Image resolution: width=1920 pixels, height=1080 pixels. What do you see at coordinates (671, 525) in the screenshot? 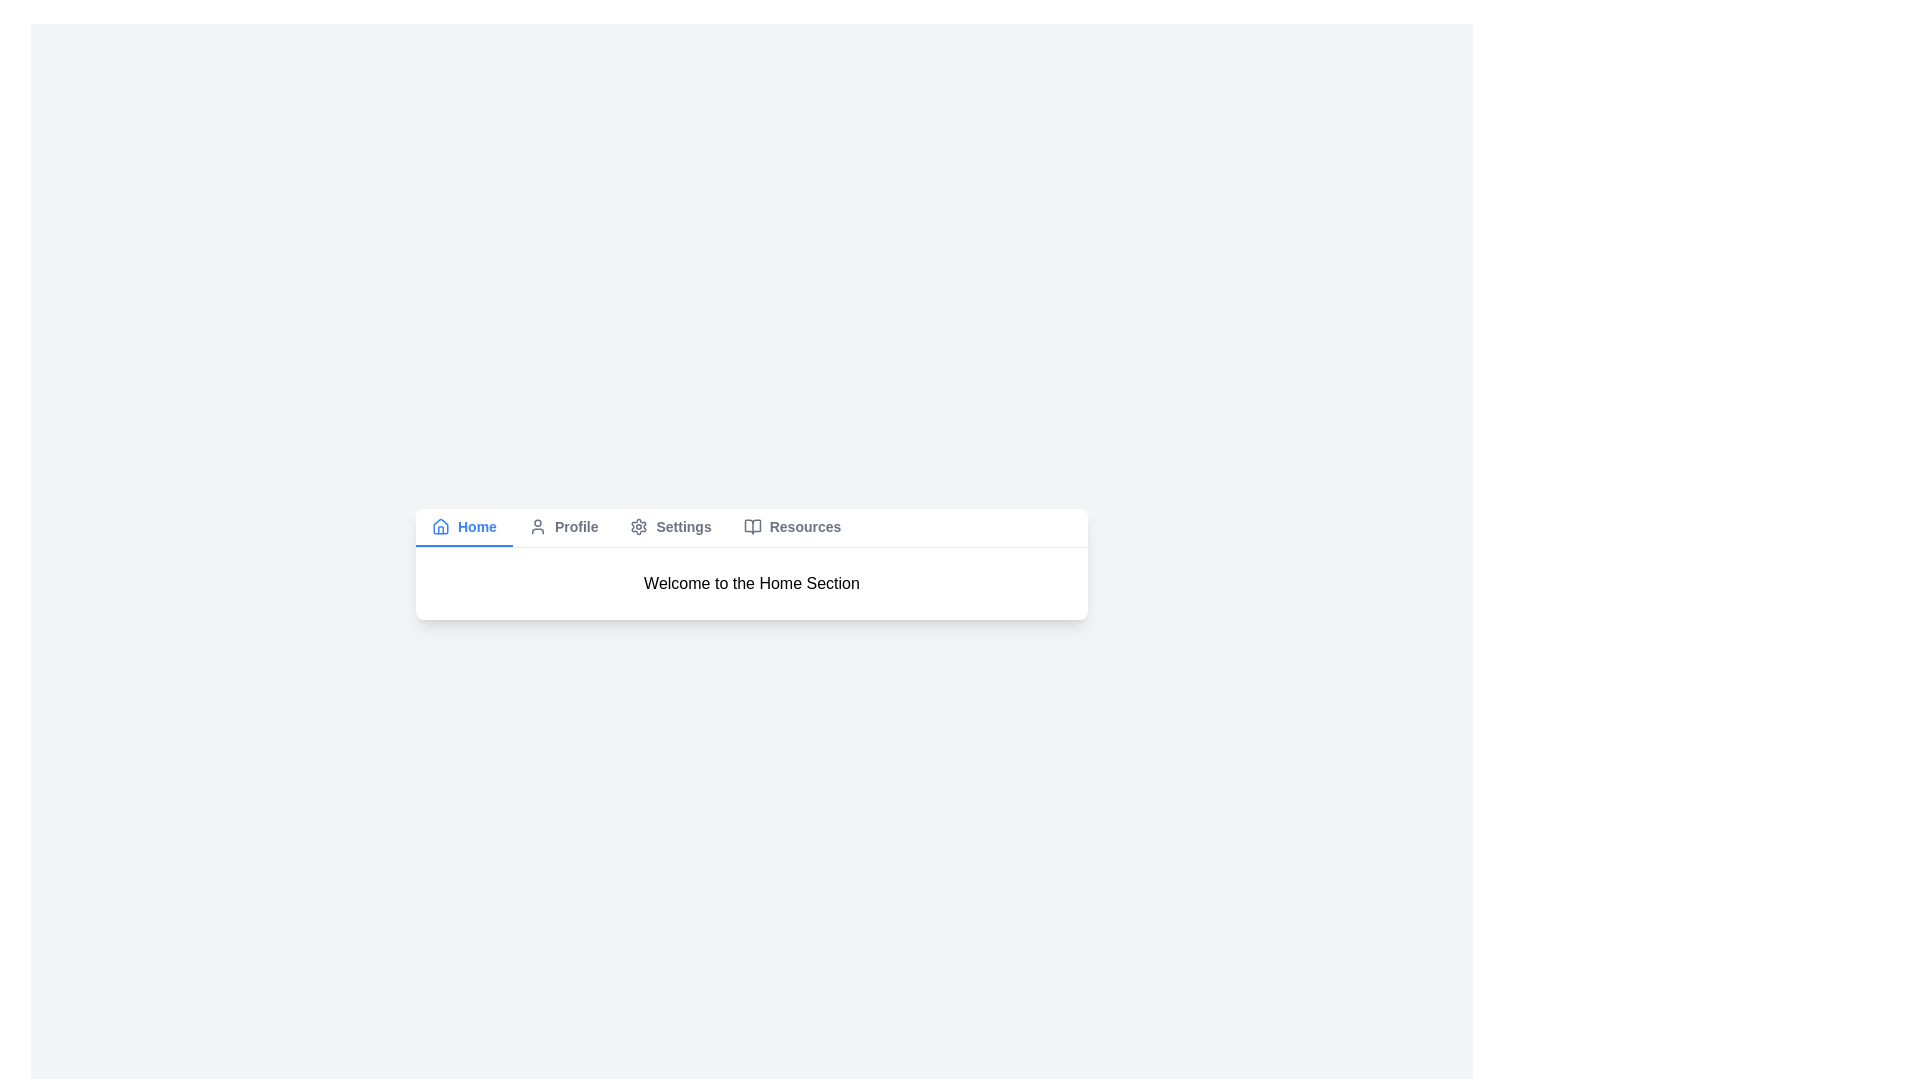
I see `the 'Settings' navigation link, which is the third item in the horizontal navigation bar, featuring a gear icon and the text 'Settings'` at bounding box center [671, 525].